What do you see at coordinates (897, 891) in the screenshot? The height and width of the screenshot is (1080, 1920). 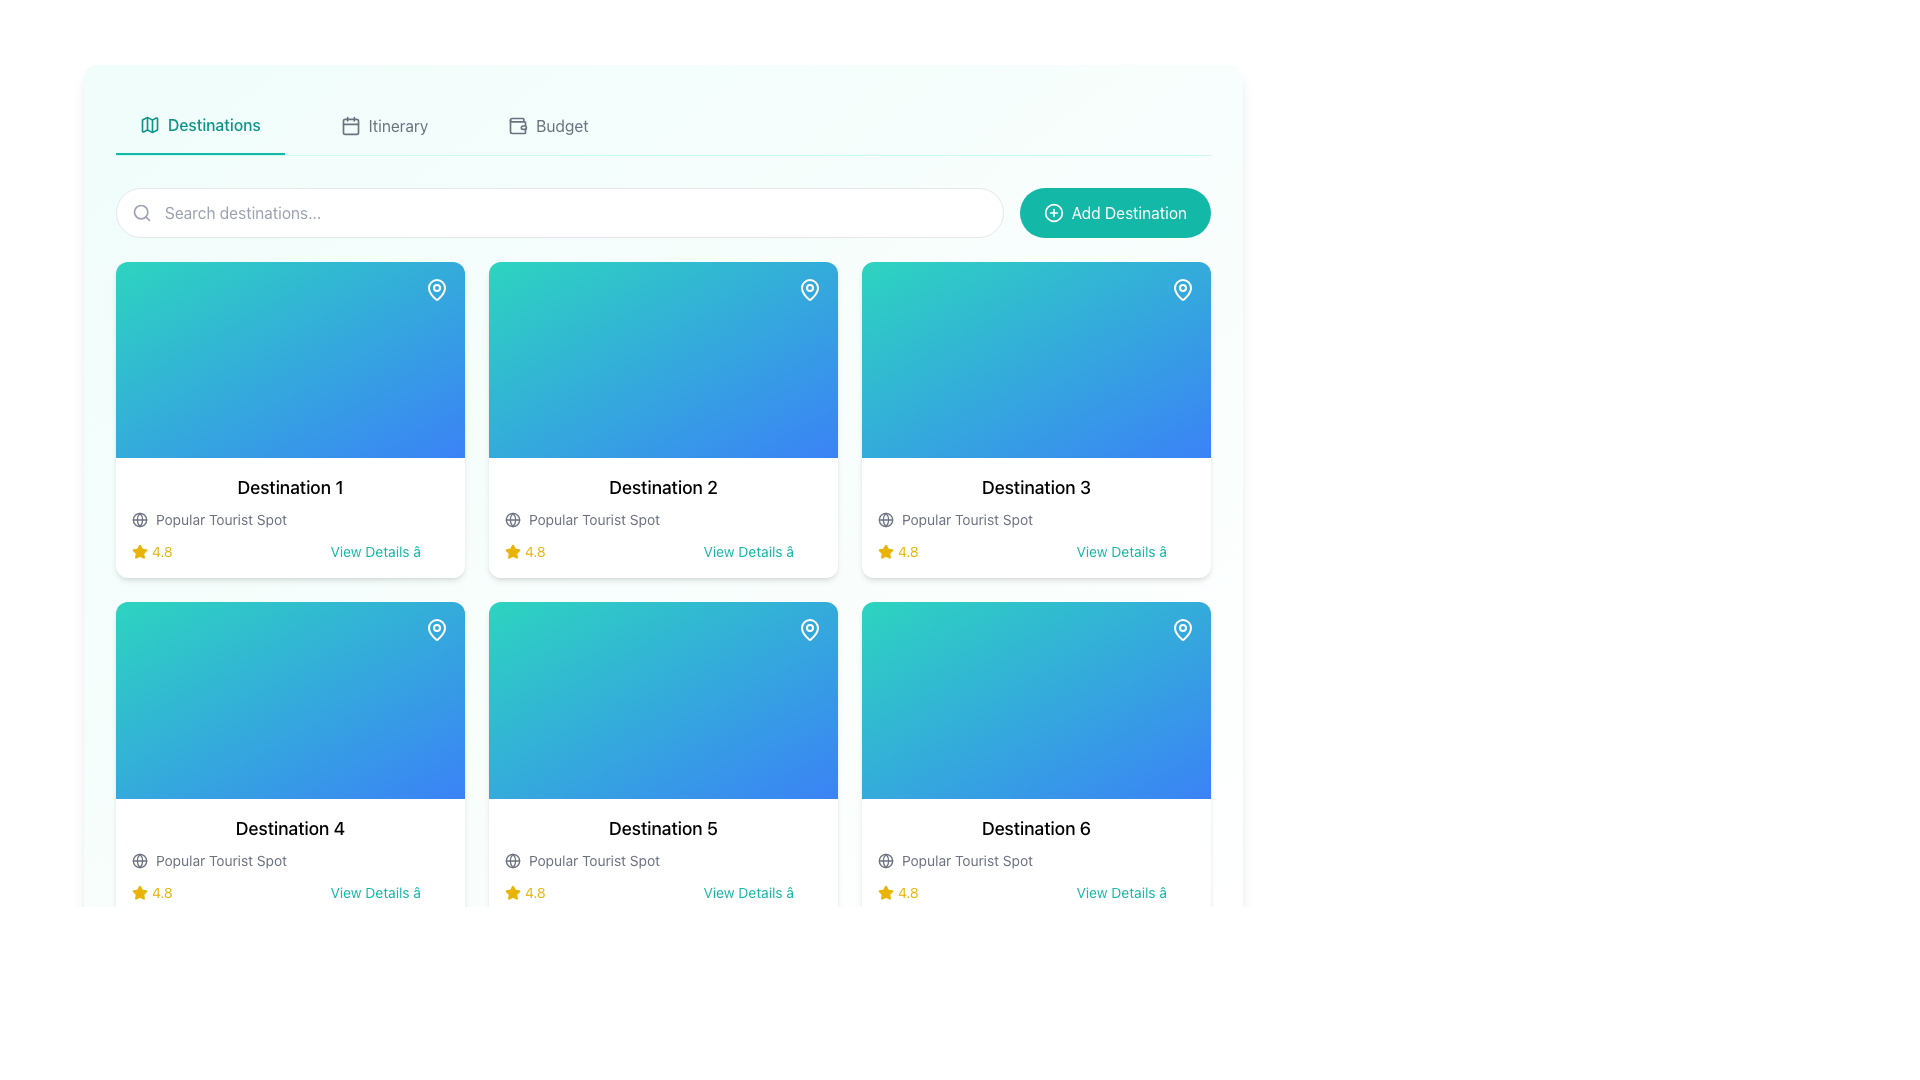 I see `the rating value displayed in the lower-left section of the 'Destination 6' card, located between 'Popular Tourist Spot' and 'View Details â†’'` at bounding box center [897, 891].